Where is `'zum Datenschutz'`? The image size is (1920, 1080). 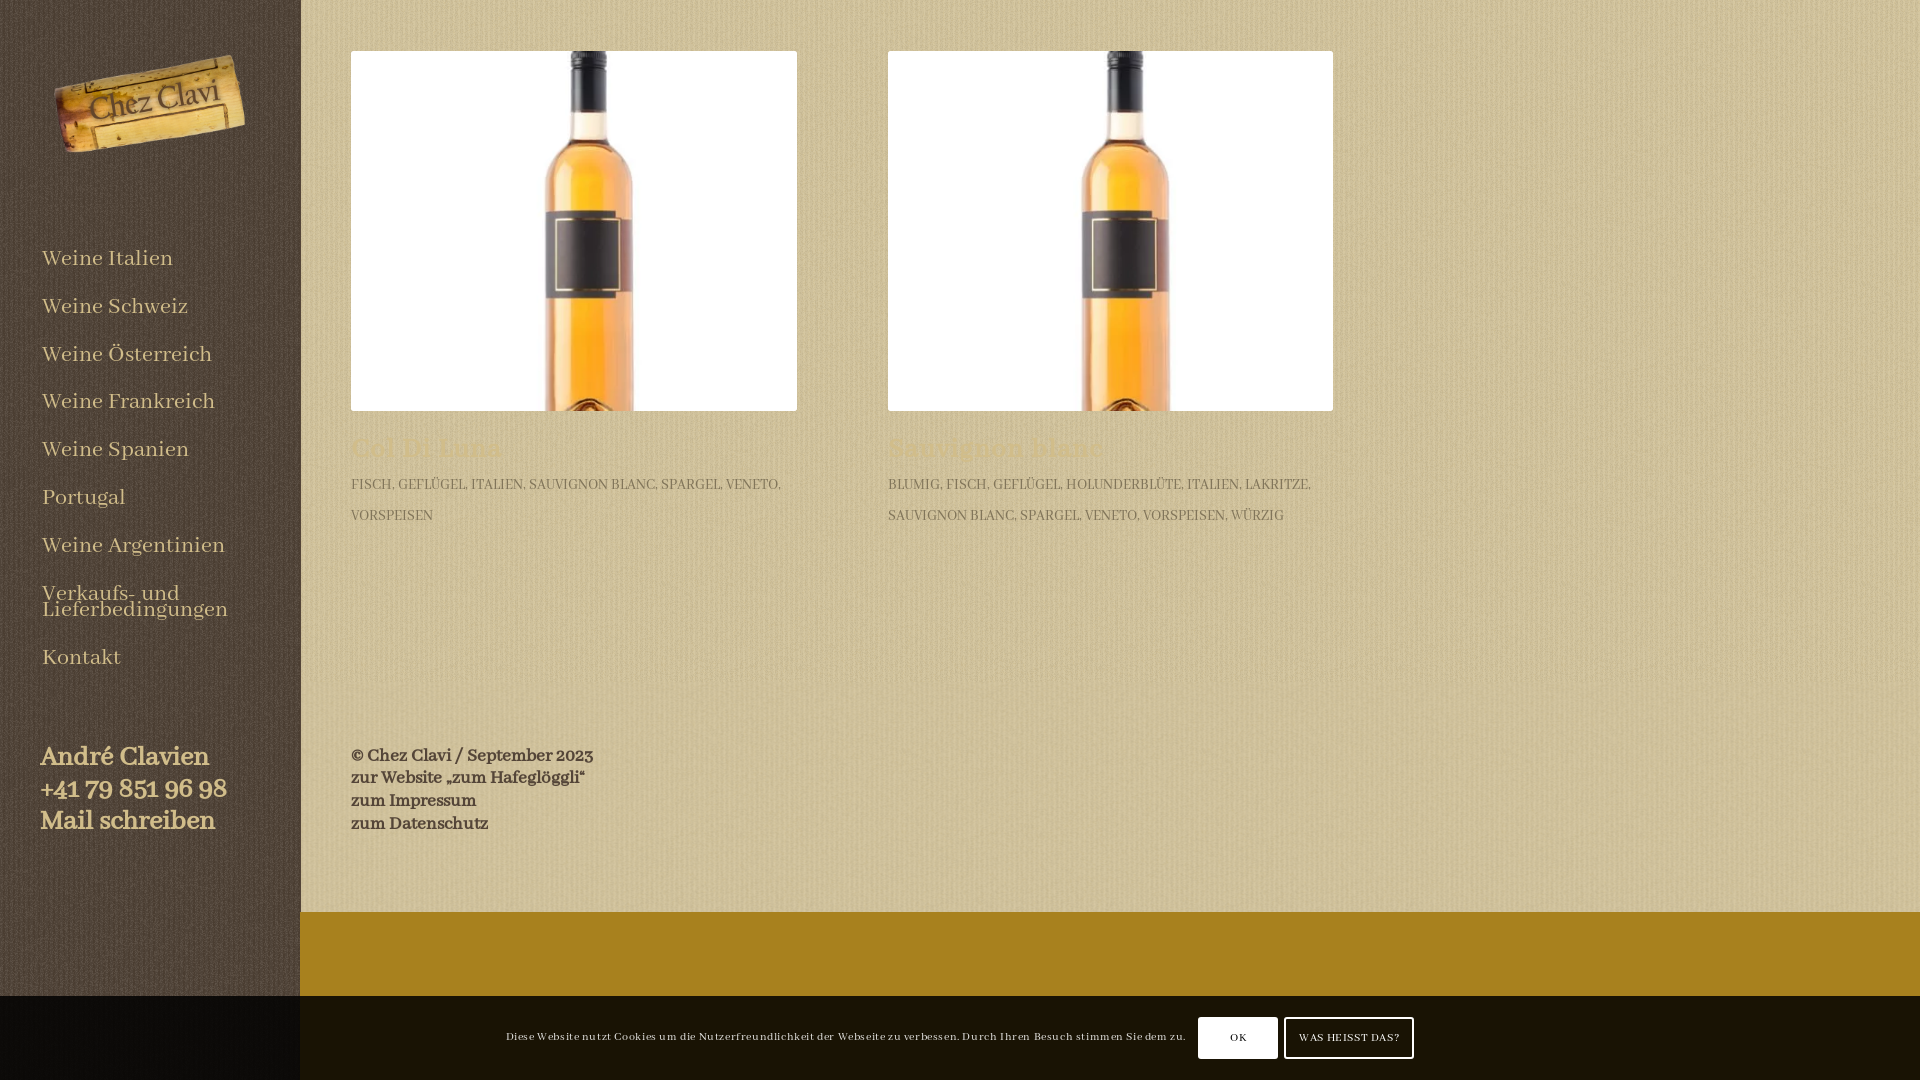 'zum Datenschutz' is located at coordinates (418, 824).